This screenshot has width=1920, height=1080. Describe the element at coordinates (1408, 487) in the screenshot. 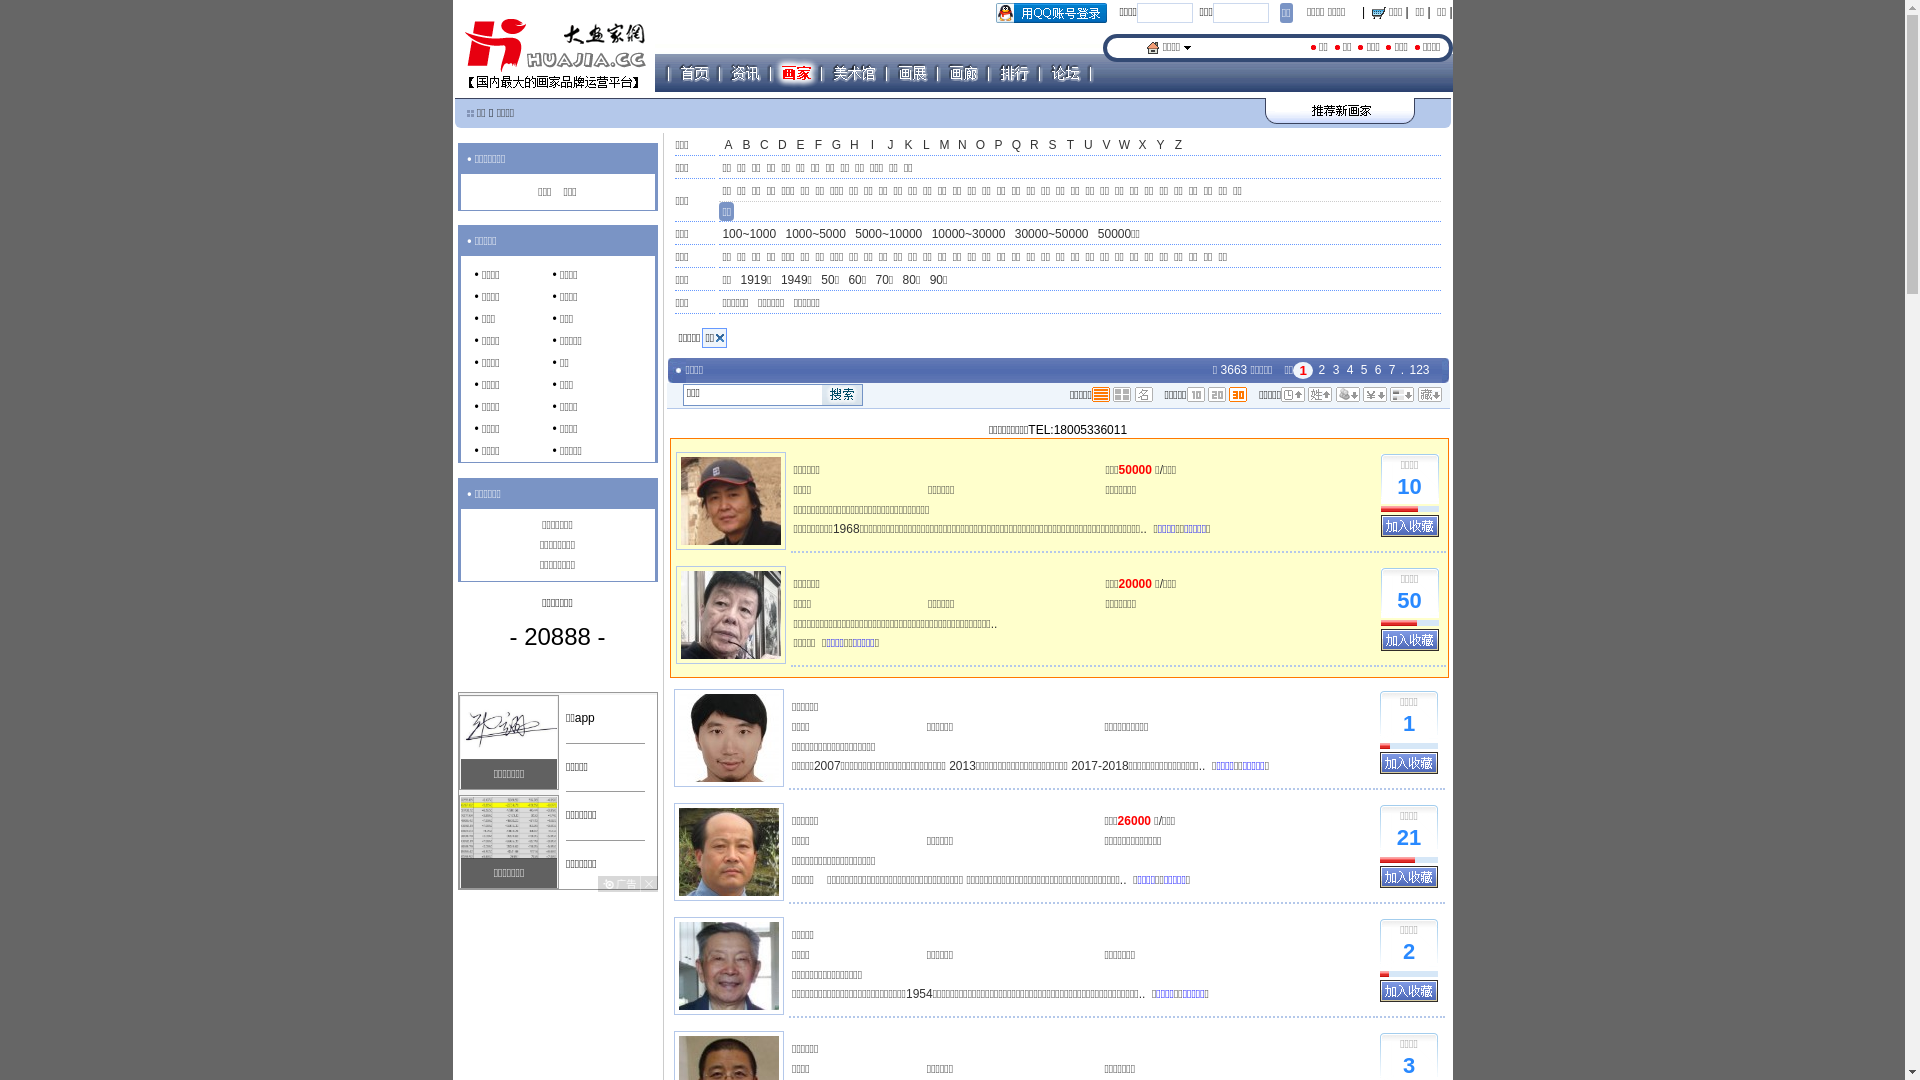

I see `'10'` at that location.